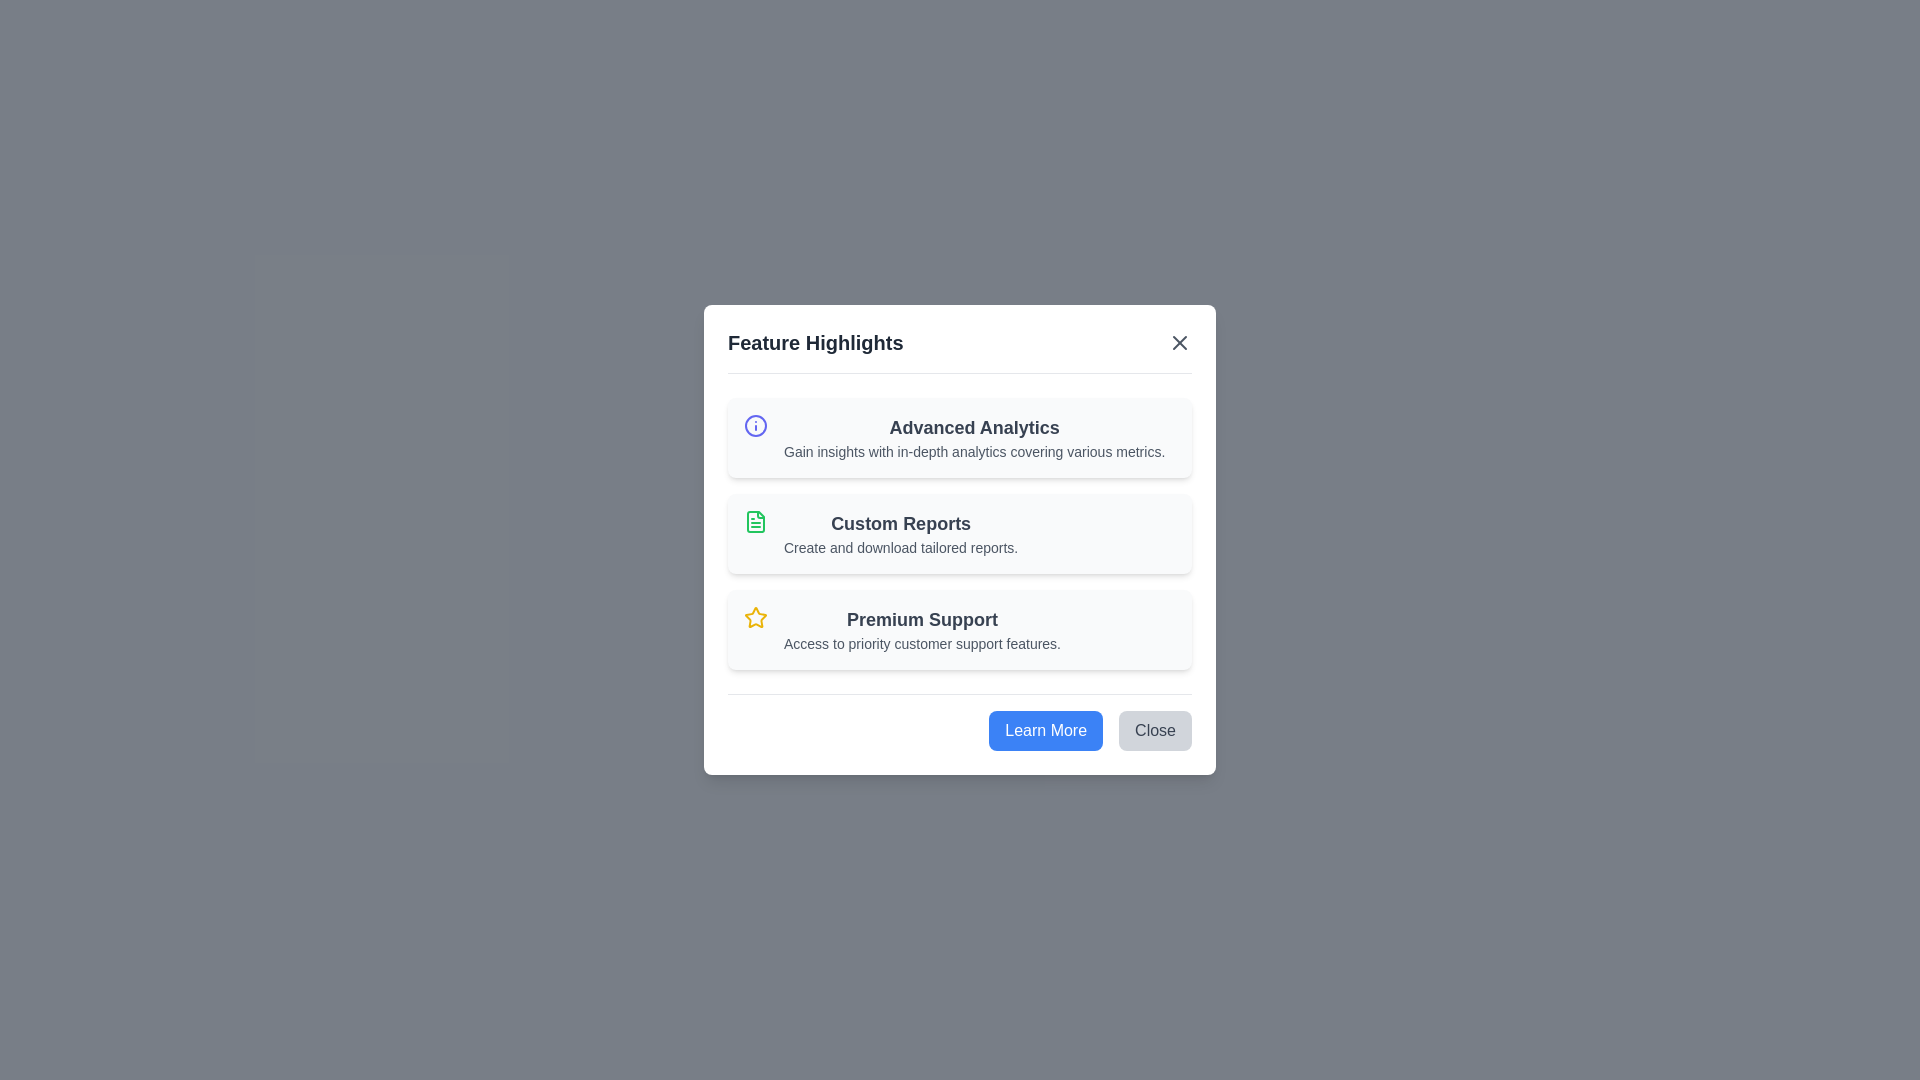  Describe the element at coordinates (960, 628) in the screenshot. I see `feature description text for 'Premium Support' located in the third item of the vertical list under 'Feature Highlights', situated between 'Custom Reports' and the action buttons` at that location.